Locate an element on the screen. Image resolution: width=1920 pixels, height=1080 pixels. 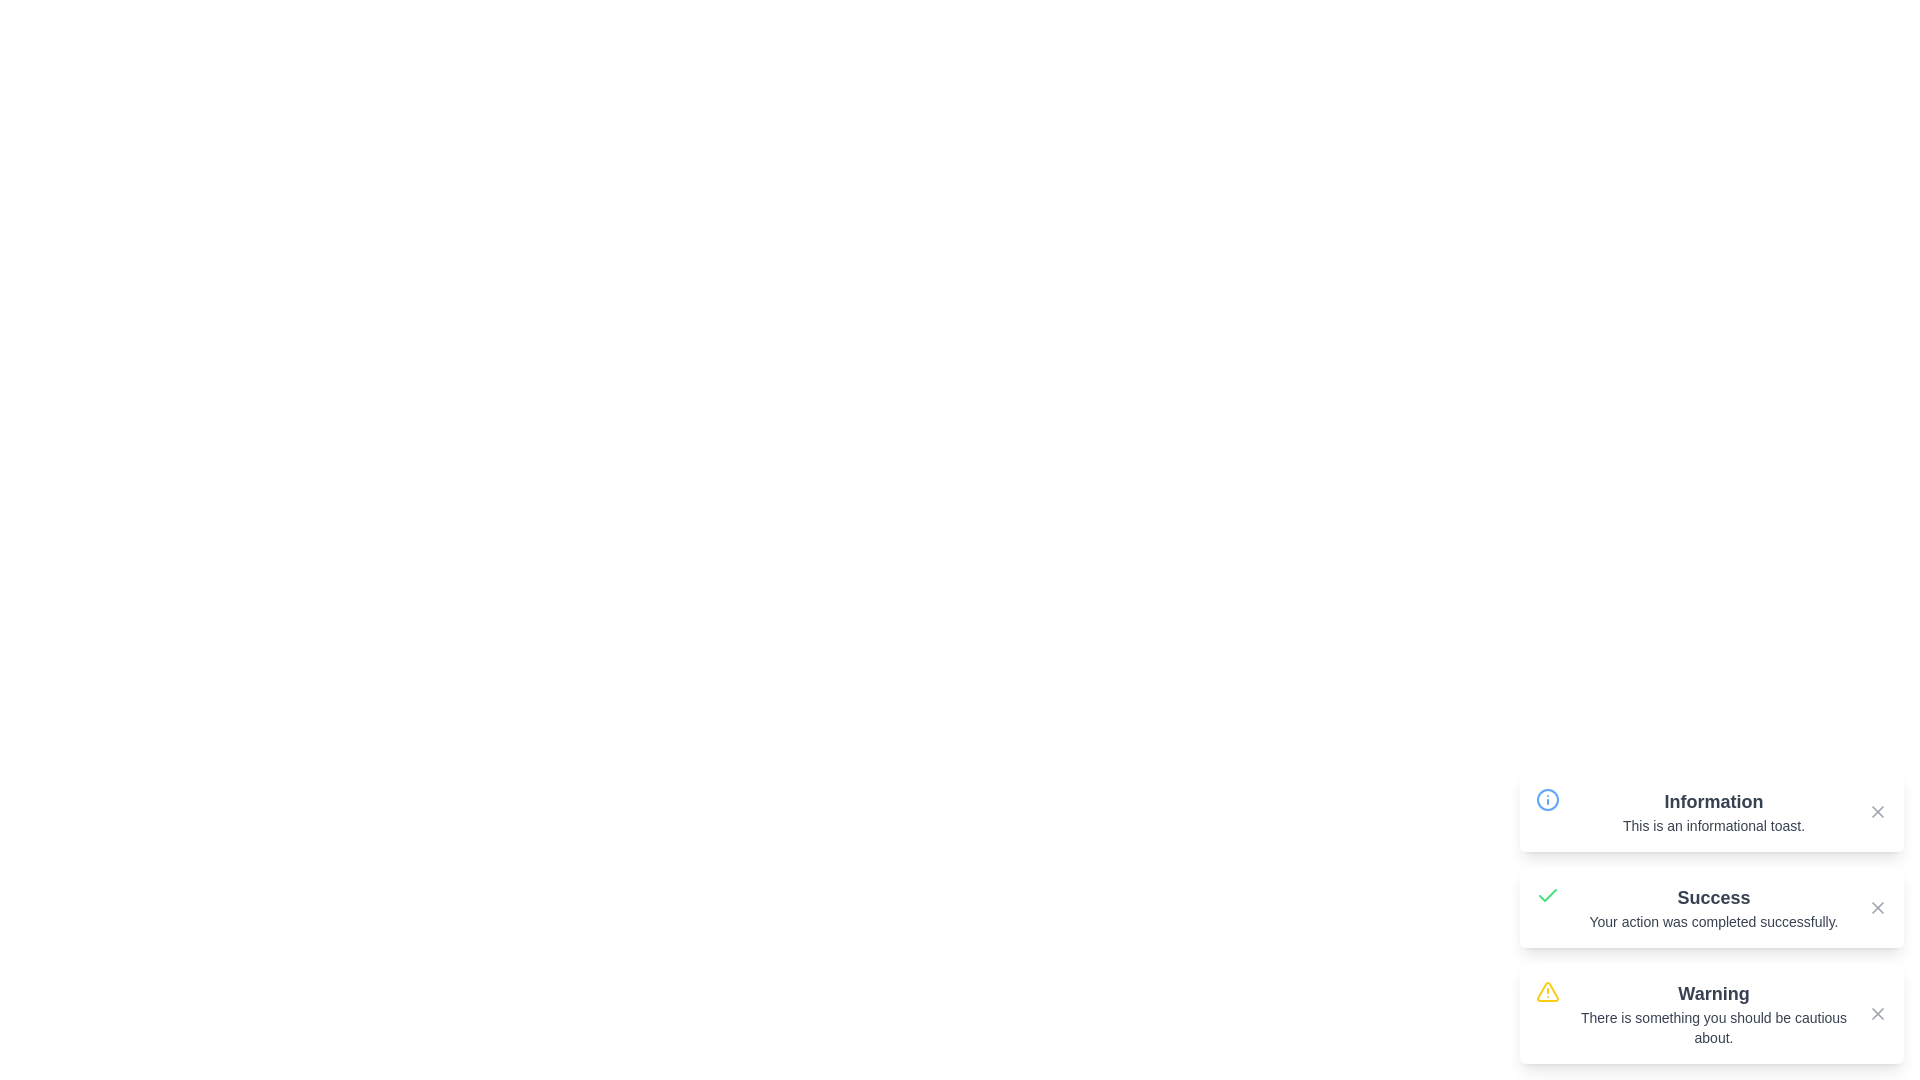
the Close button located in the top-right corner of the 'Information' toast notification is located at coordinates (1876, 812).